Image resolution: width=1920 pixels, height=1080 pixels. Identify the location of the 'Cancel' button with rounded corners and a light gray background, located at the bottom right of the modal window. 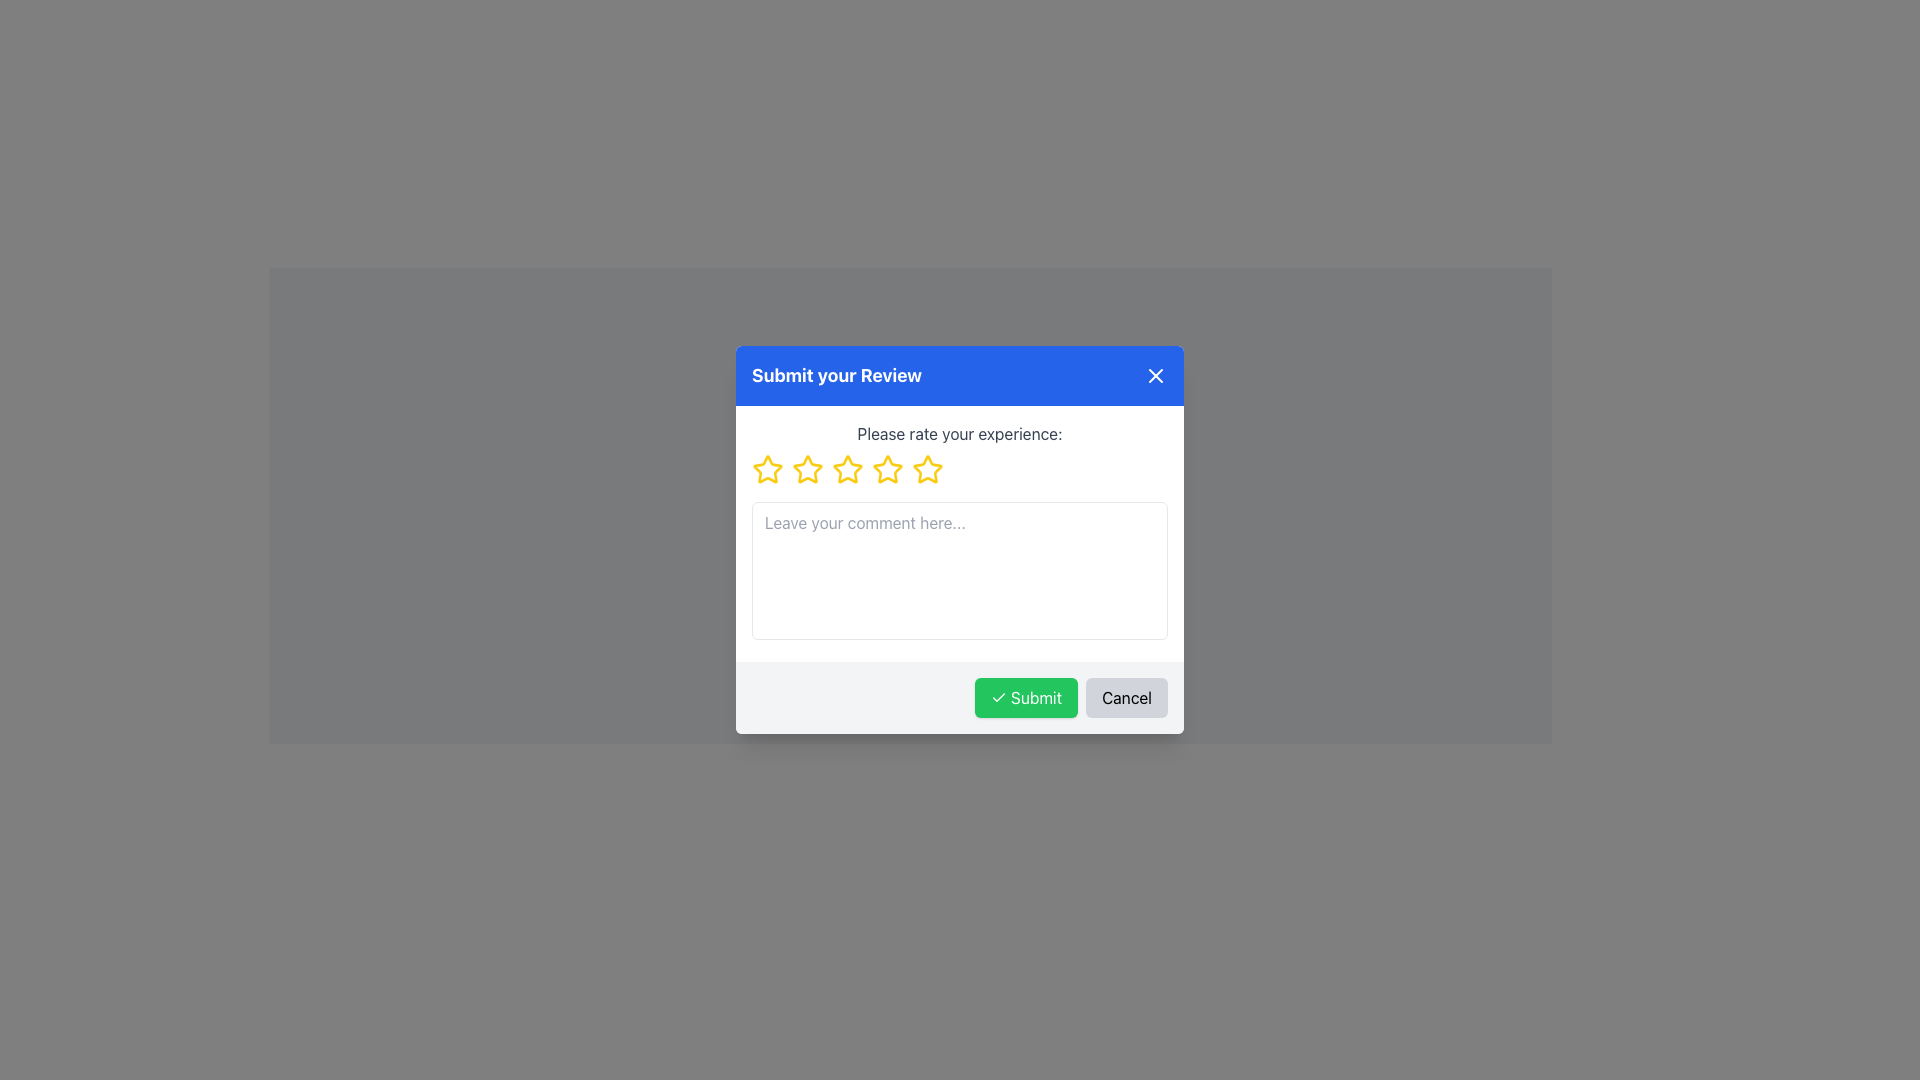
(1127, 697).